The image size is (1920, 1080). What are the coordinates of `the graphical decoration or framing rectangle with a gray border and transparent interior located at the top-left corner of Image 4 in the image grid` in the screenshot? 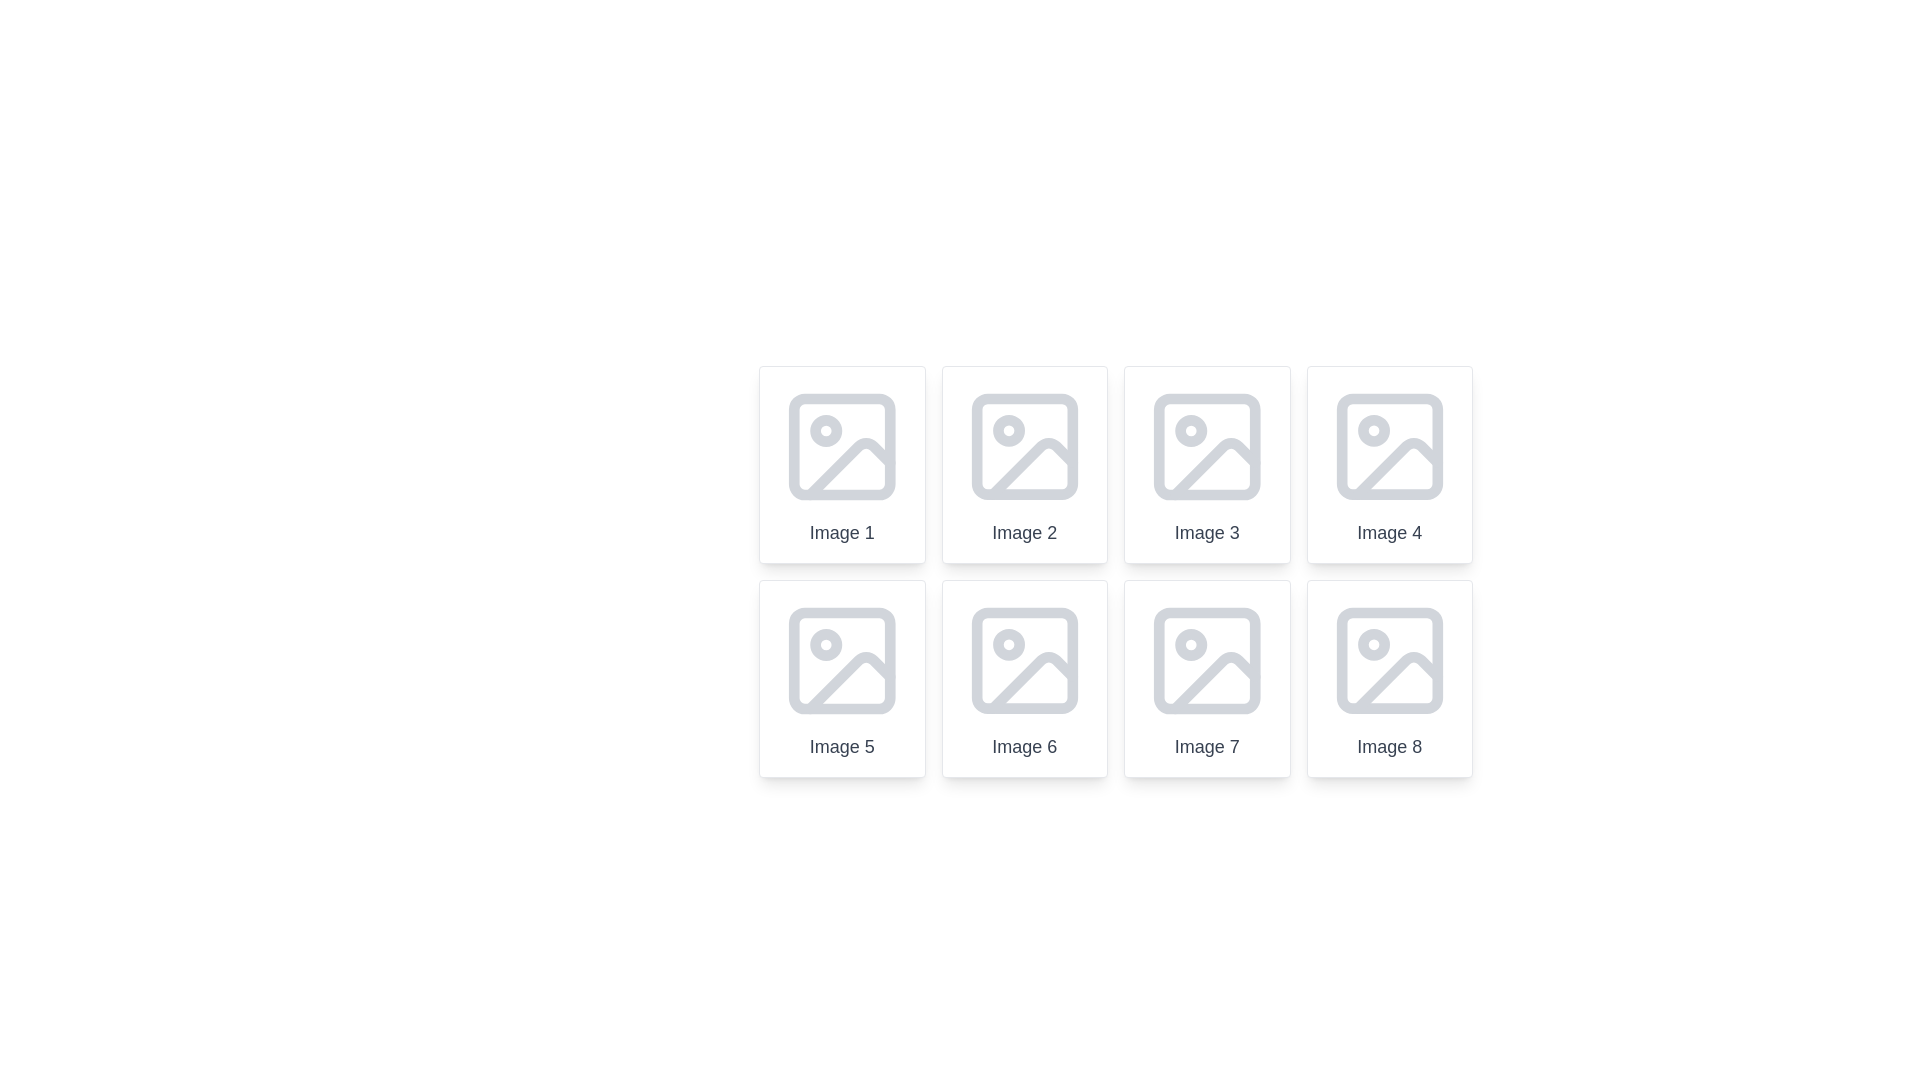 It's located at (1388, 446).